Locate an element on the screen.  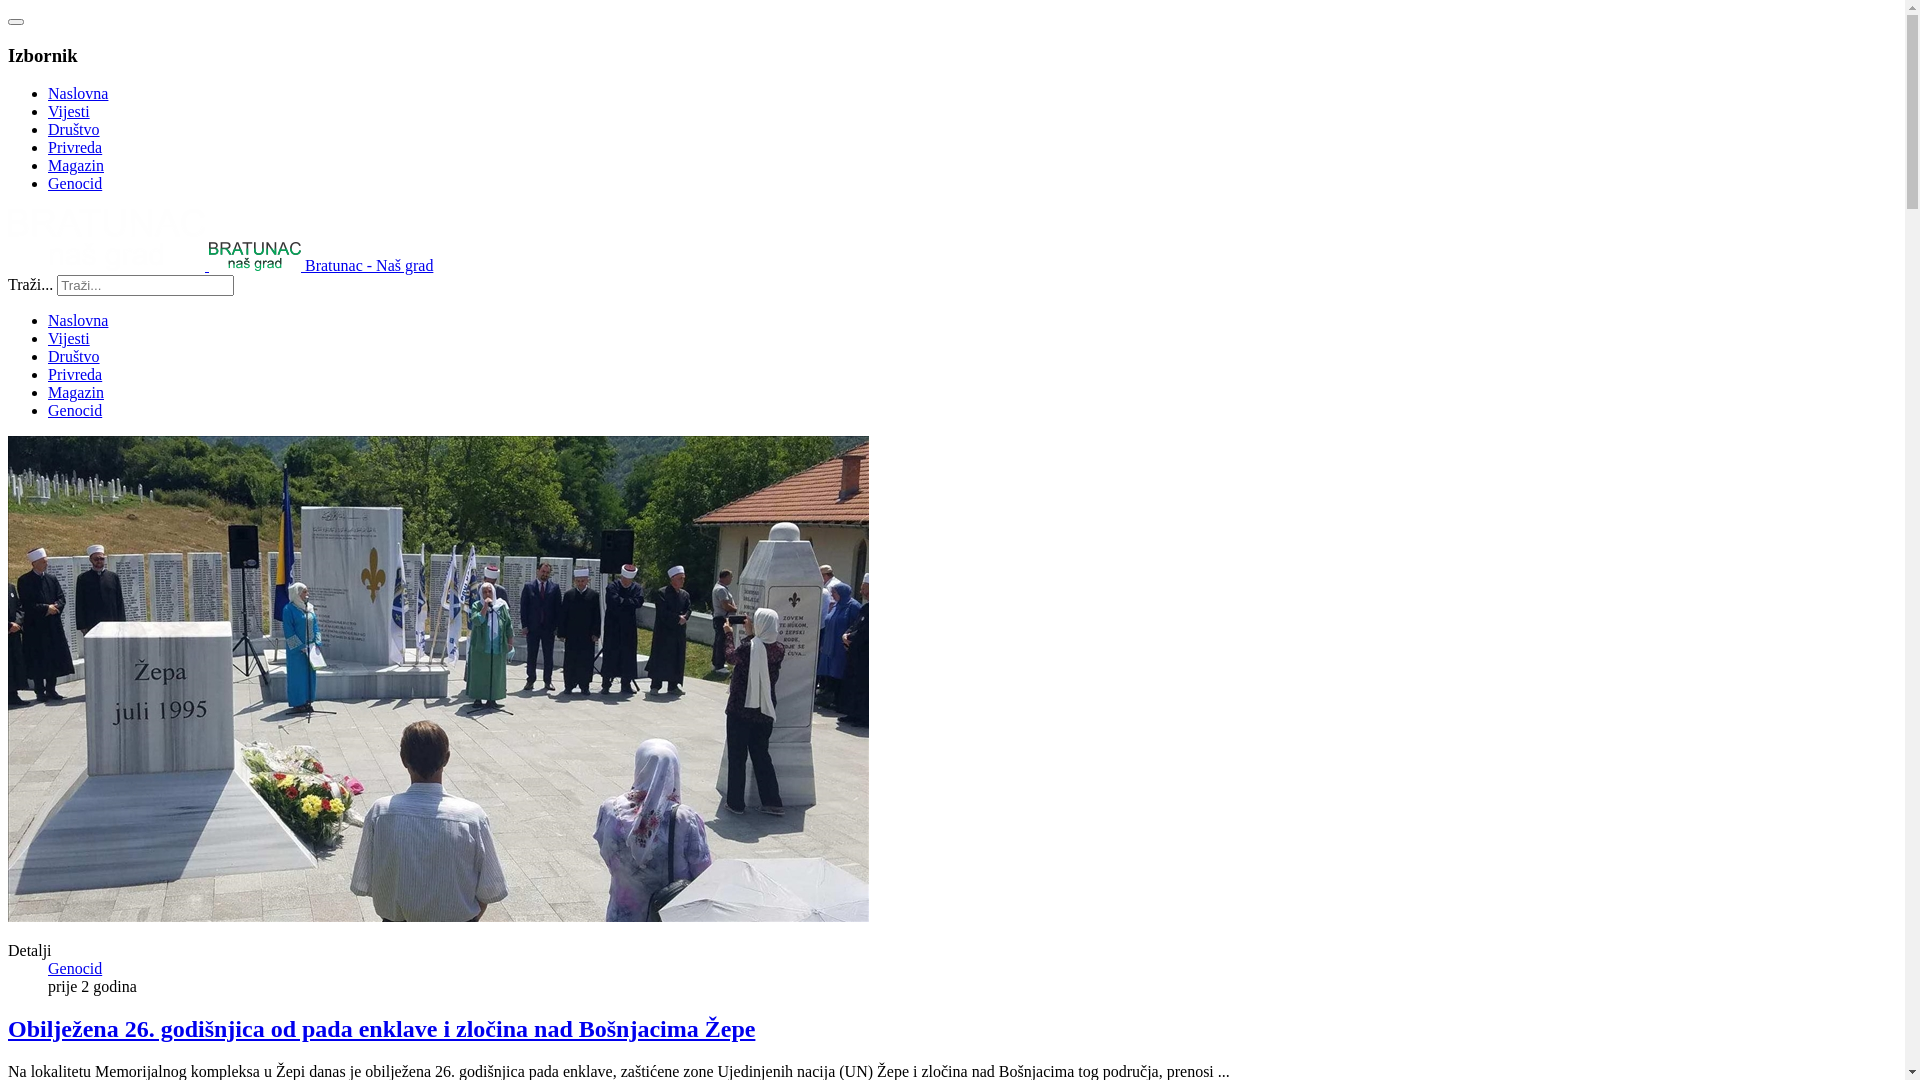
'Magazin' is located at coordinates (76, 392).